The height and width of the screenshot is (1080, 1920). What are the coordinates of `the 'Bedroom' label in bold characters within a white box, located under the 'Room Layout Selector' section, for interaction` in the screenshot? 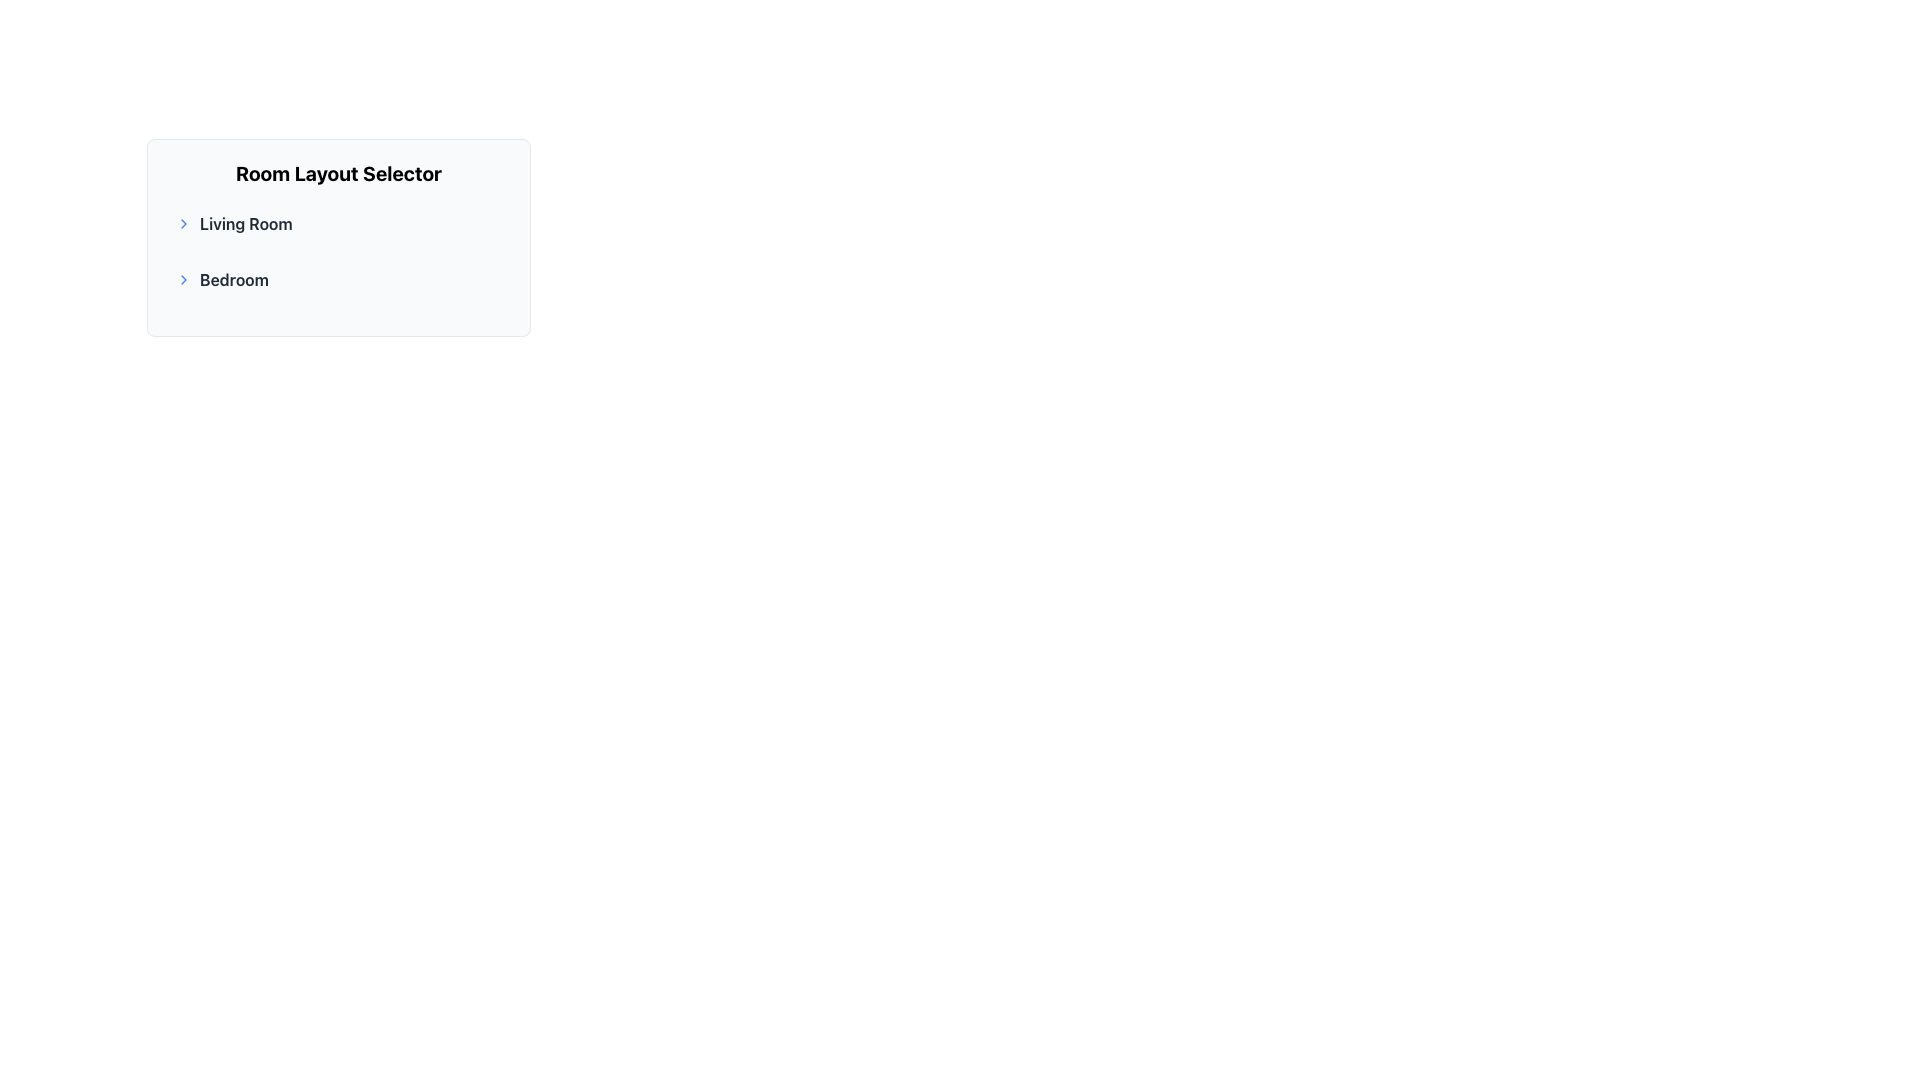 It's located at (339, 280).